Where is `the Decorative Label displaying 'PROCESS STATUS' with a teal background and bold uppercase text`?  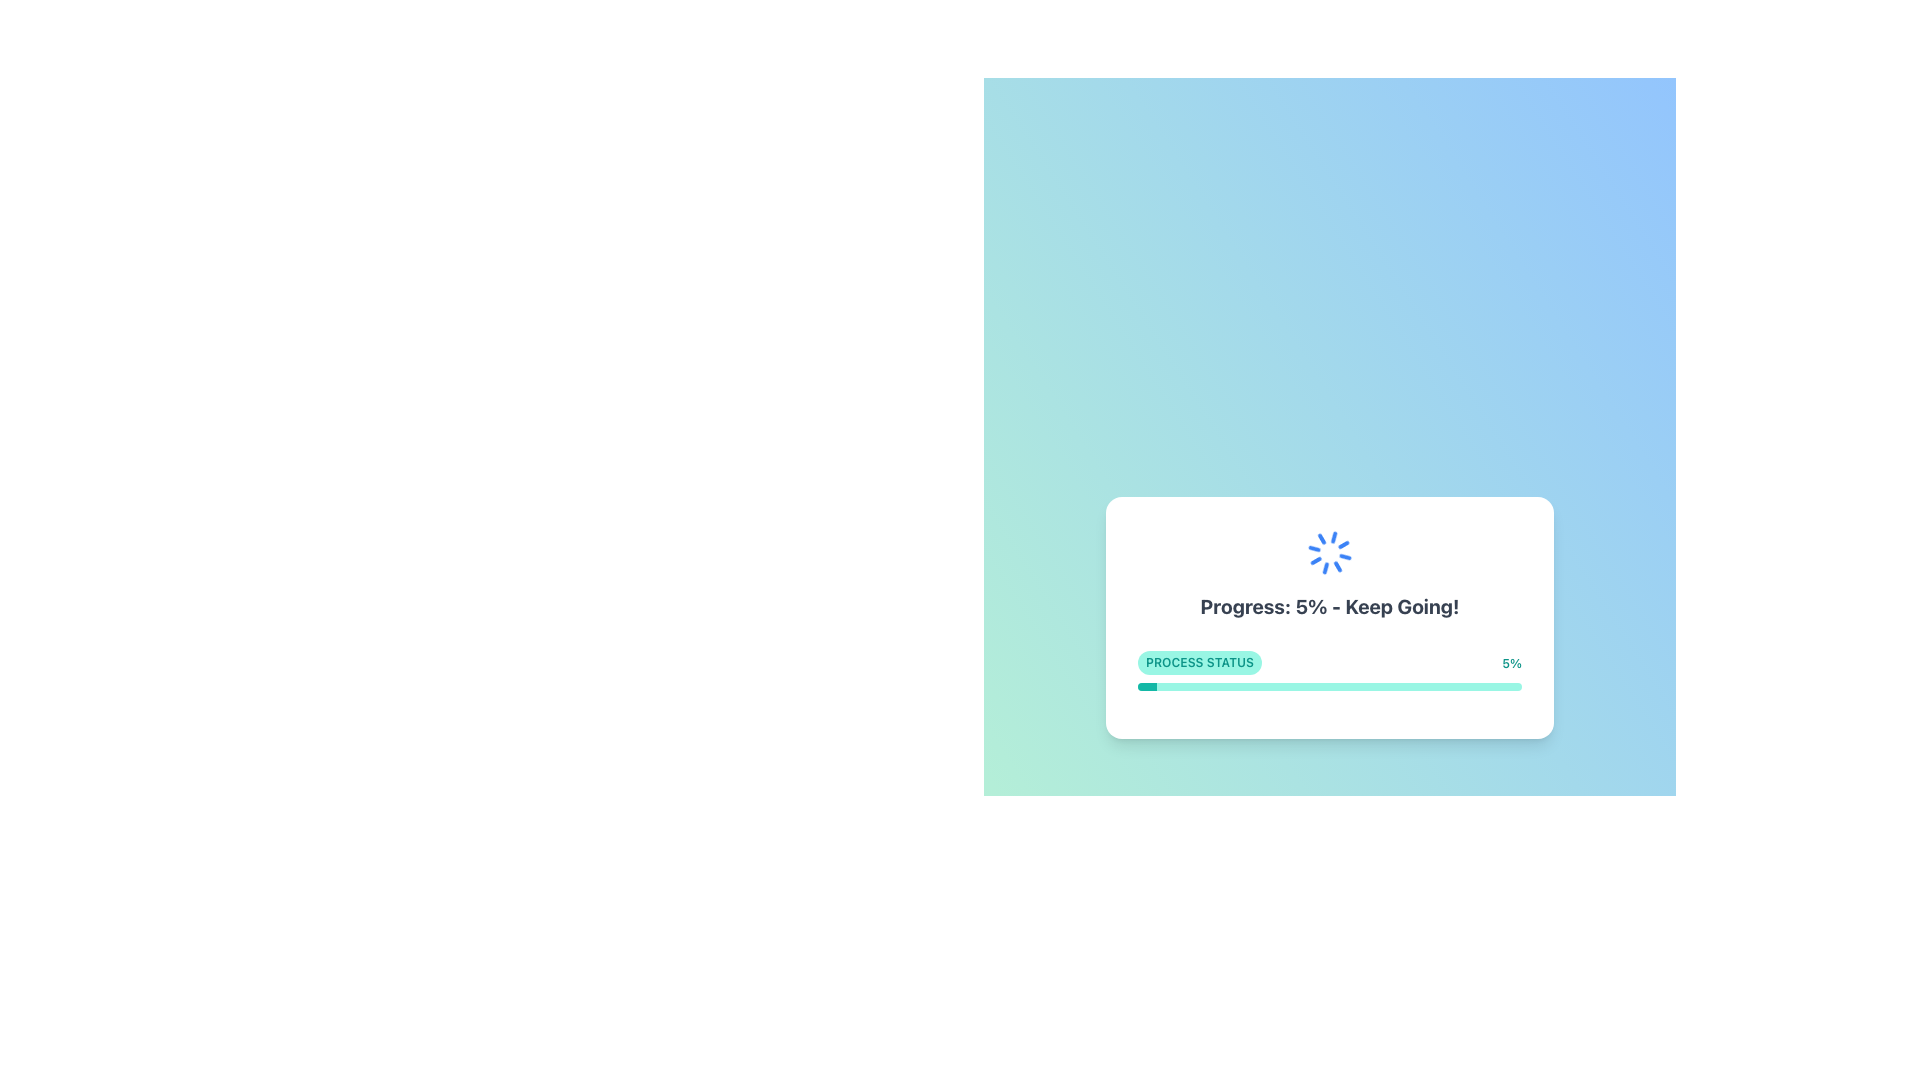
the Decorative Label displaying 'PROCESS STATUS' with a teal background and bold uppercase text is located at coordinates (1200, 662).